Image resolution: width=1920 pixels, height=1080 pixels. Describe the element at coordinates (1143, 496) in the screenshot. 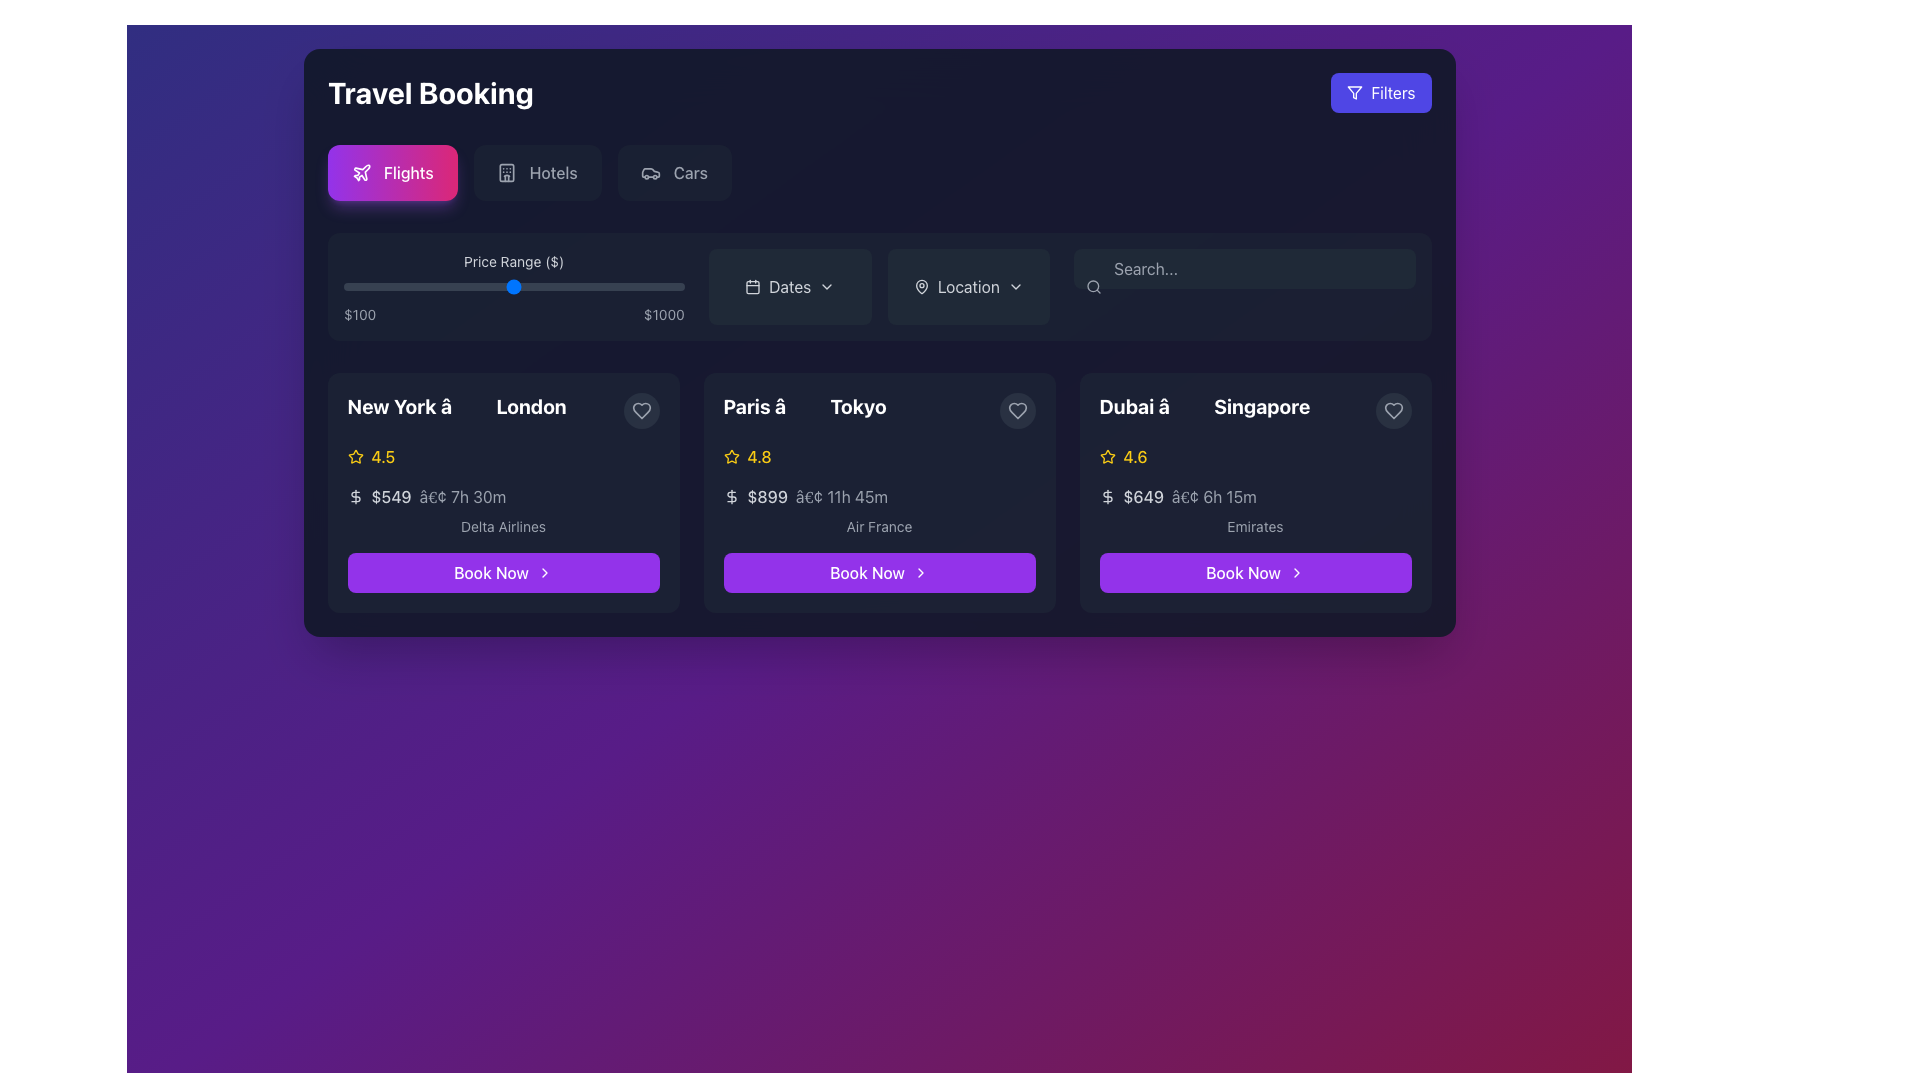

I see `the Text label displaying the ticket cost for the 'Dubai to Singapore' travel option, located immediately after the dollar sign symbol` at that location.